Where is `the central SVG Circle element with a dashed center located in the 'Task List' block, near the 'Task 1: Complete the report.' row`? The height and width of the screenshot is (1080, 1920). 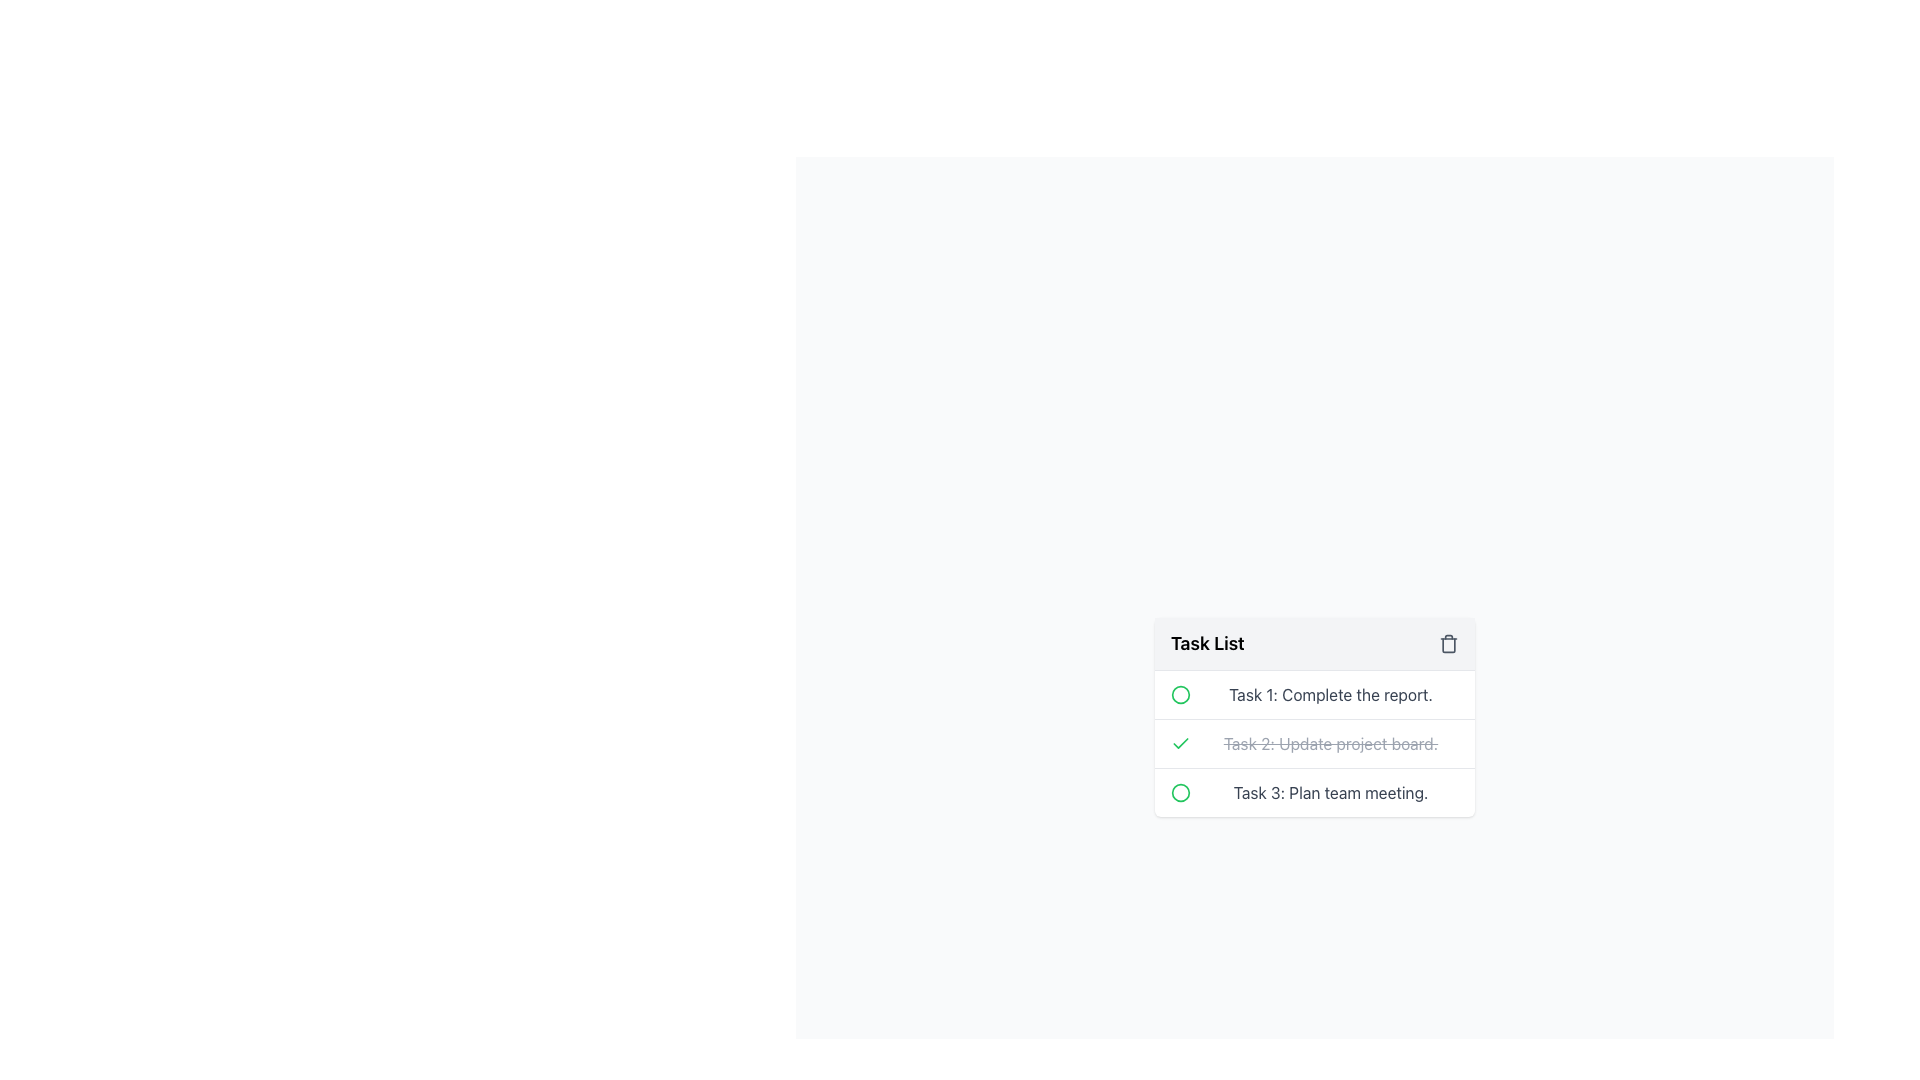 the central SVG Circle element with a dashed center located in the 'Task List' block, near the 'Task 1: Complete the report.' row is located at coordinates (1180, 693).